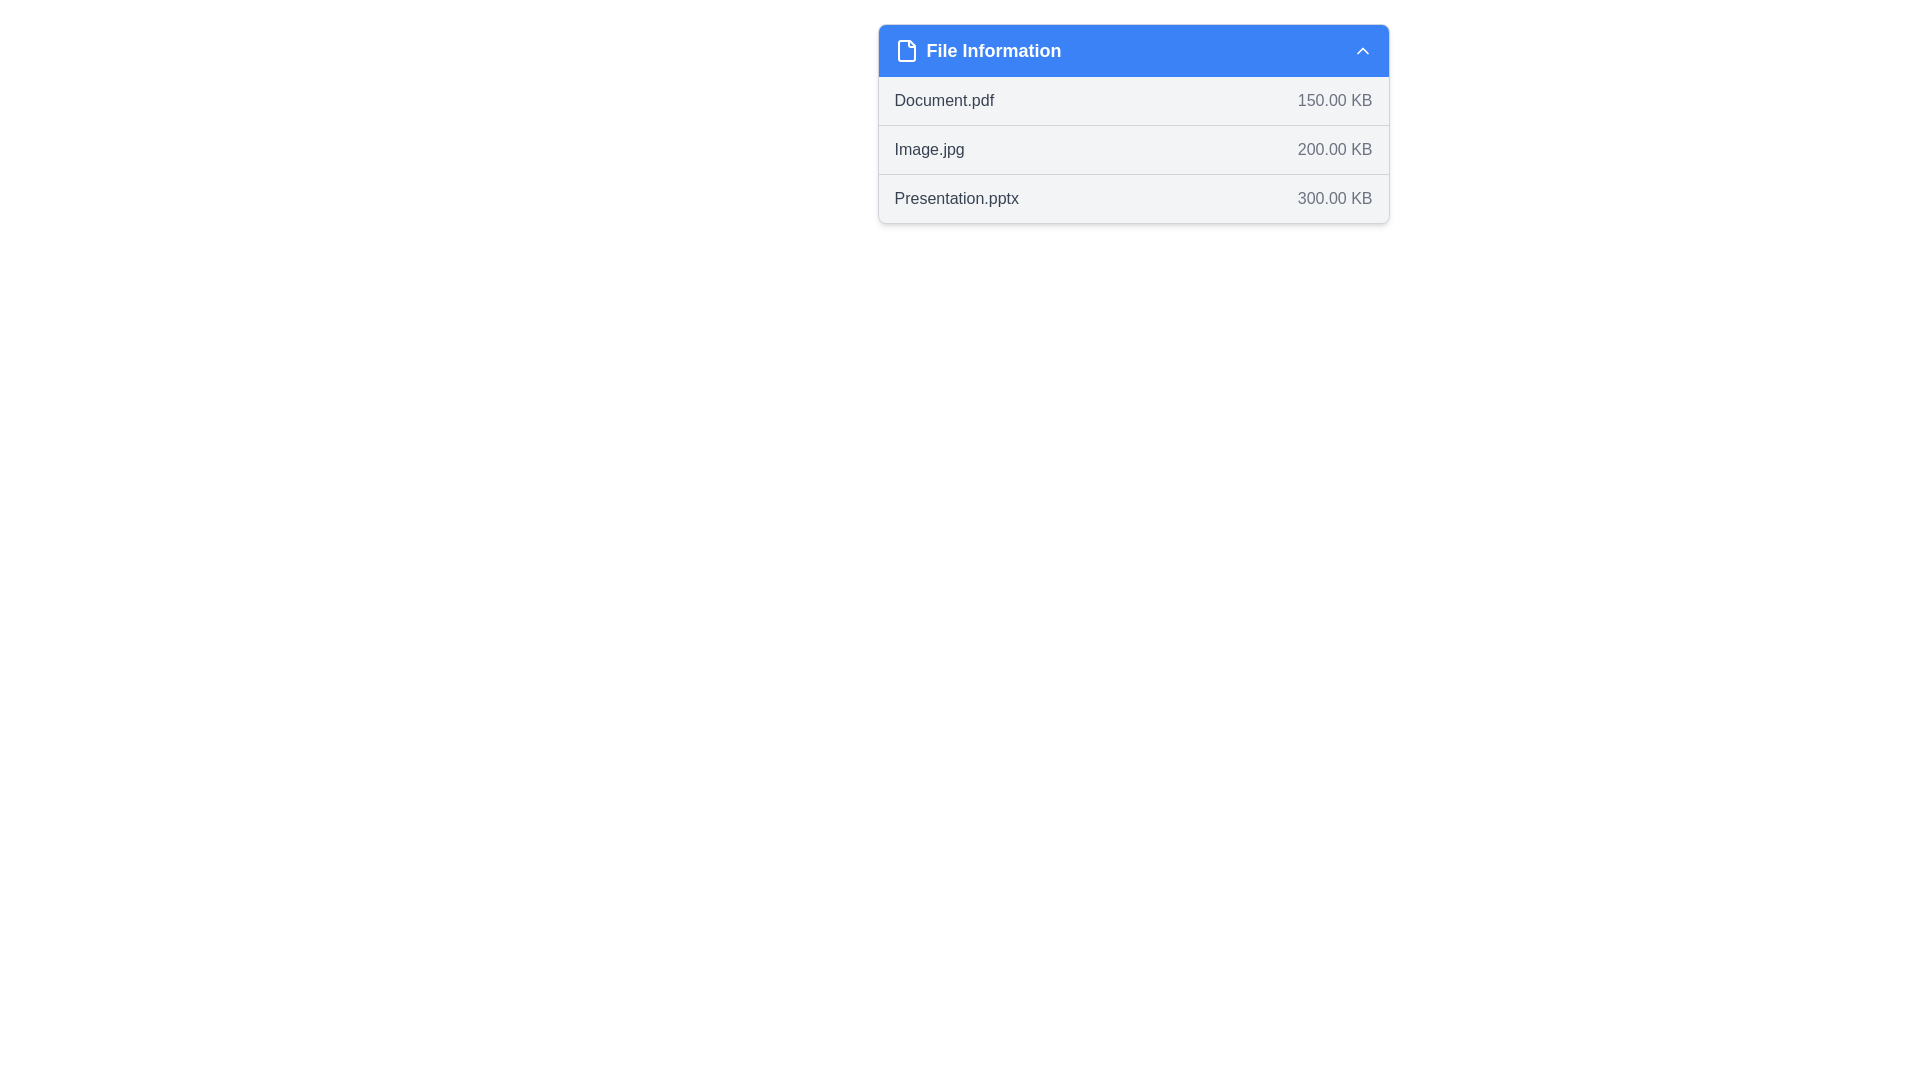 The height and width of the screenshot is (1080, 1920). What do you see at coordinates (1335, 149) in the screenshot?
I see `the static text element displaying '200.00 KB', which indicates the file size in the second row of the table under the 'File Information' header, located to the right of 'Image.jpg'` at bounding box center [1335, 149].